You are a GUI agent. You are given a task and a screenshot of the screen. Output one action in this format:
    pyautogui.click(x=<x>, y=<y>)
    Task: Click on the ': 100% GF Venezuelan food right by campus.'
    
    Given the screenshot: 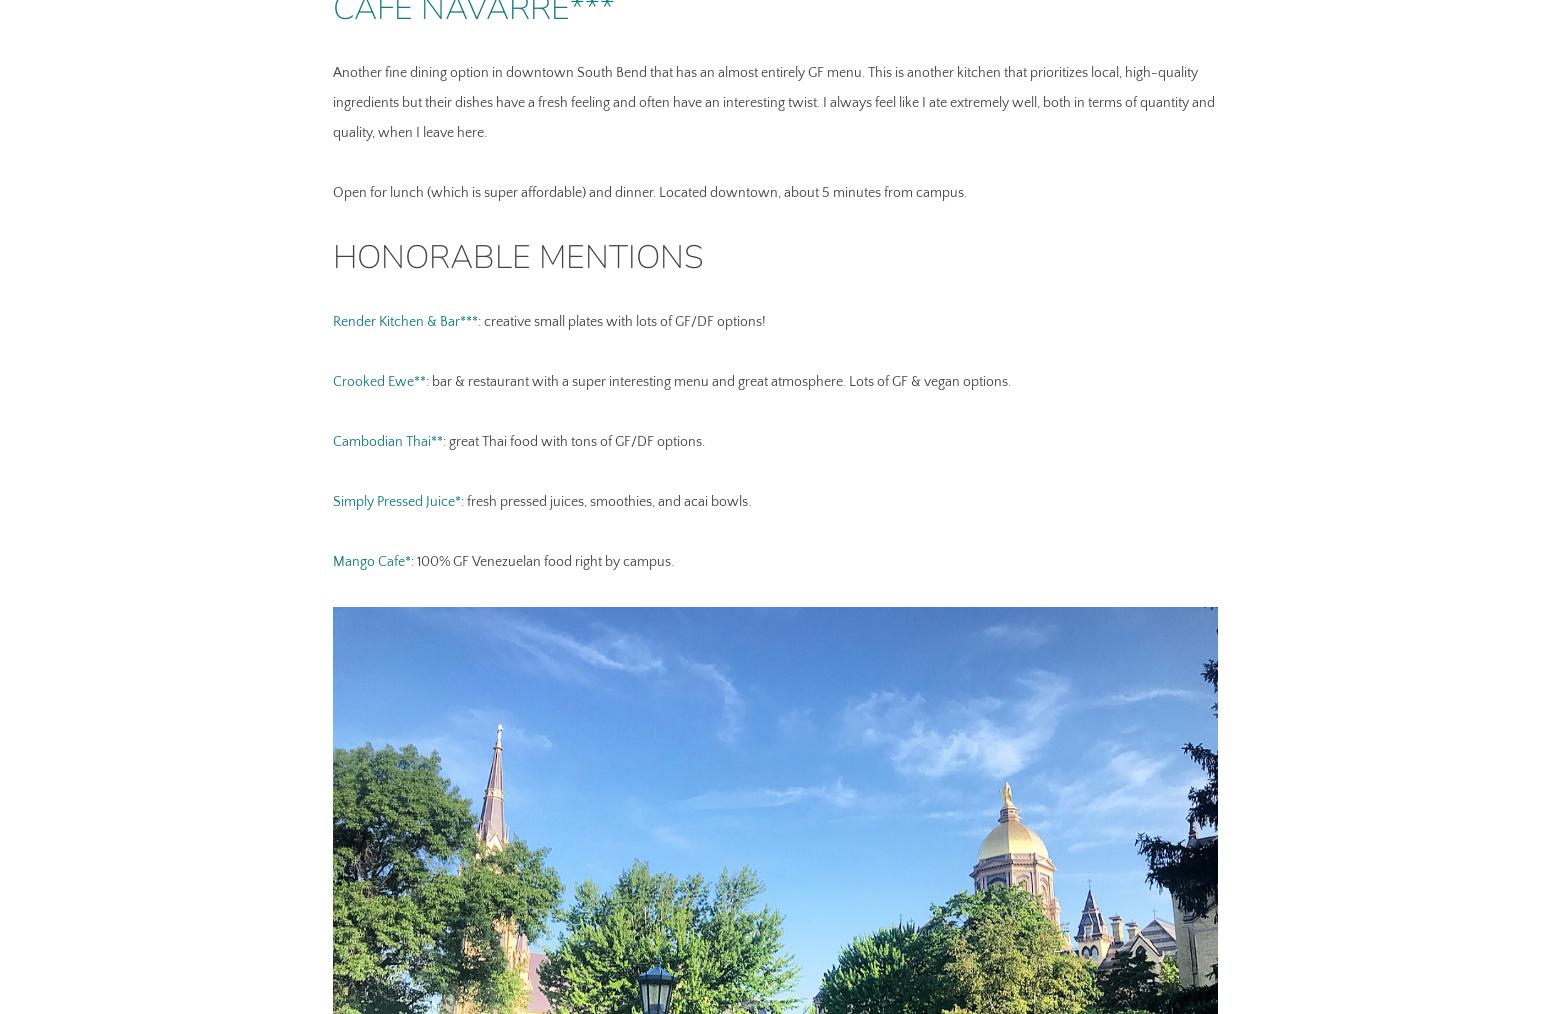 What is the action you would take?
    pyautogui.click(x=540, y=560)
    